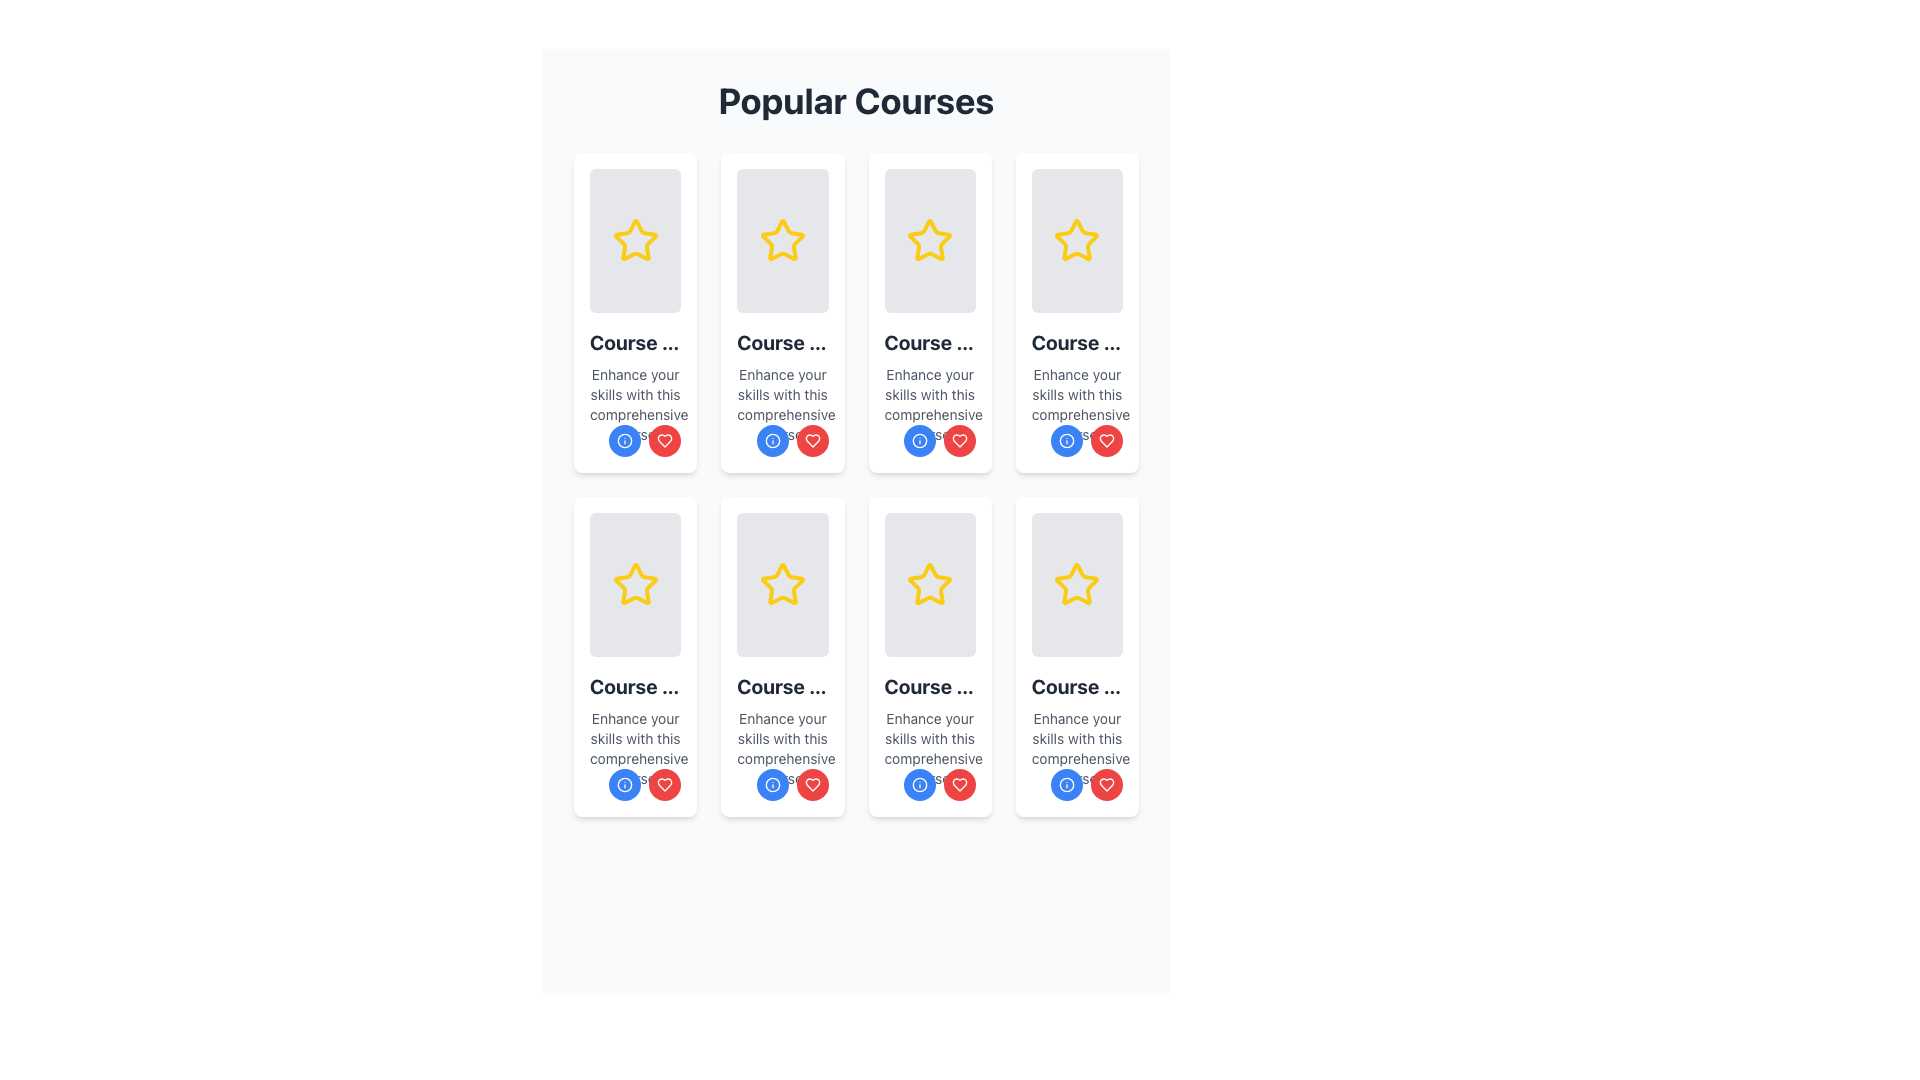 This screenshot has height=1080, width=1920. I want to click on the 'like' or 'favorite' button, which is the second button from the left in the bottom control bar of the card, located at the bottom-right corner, so click(1106, 784).